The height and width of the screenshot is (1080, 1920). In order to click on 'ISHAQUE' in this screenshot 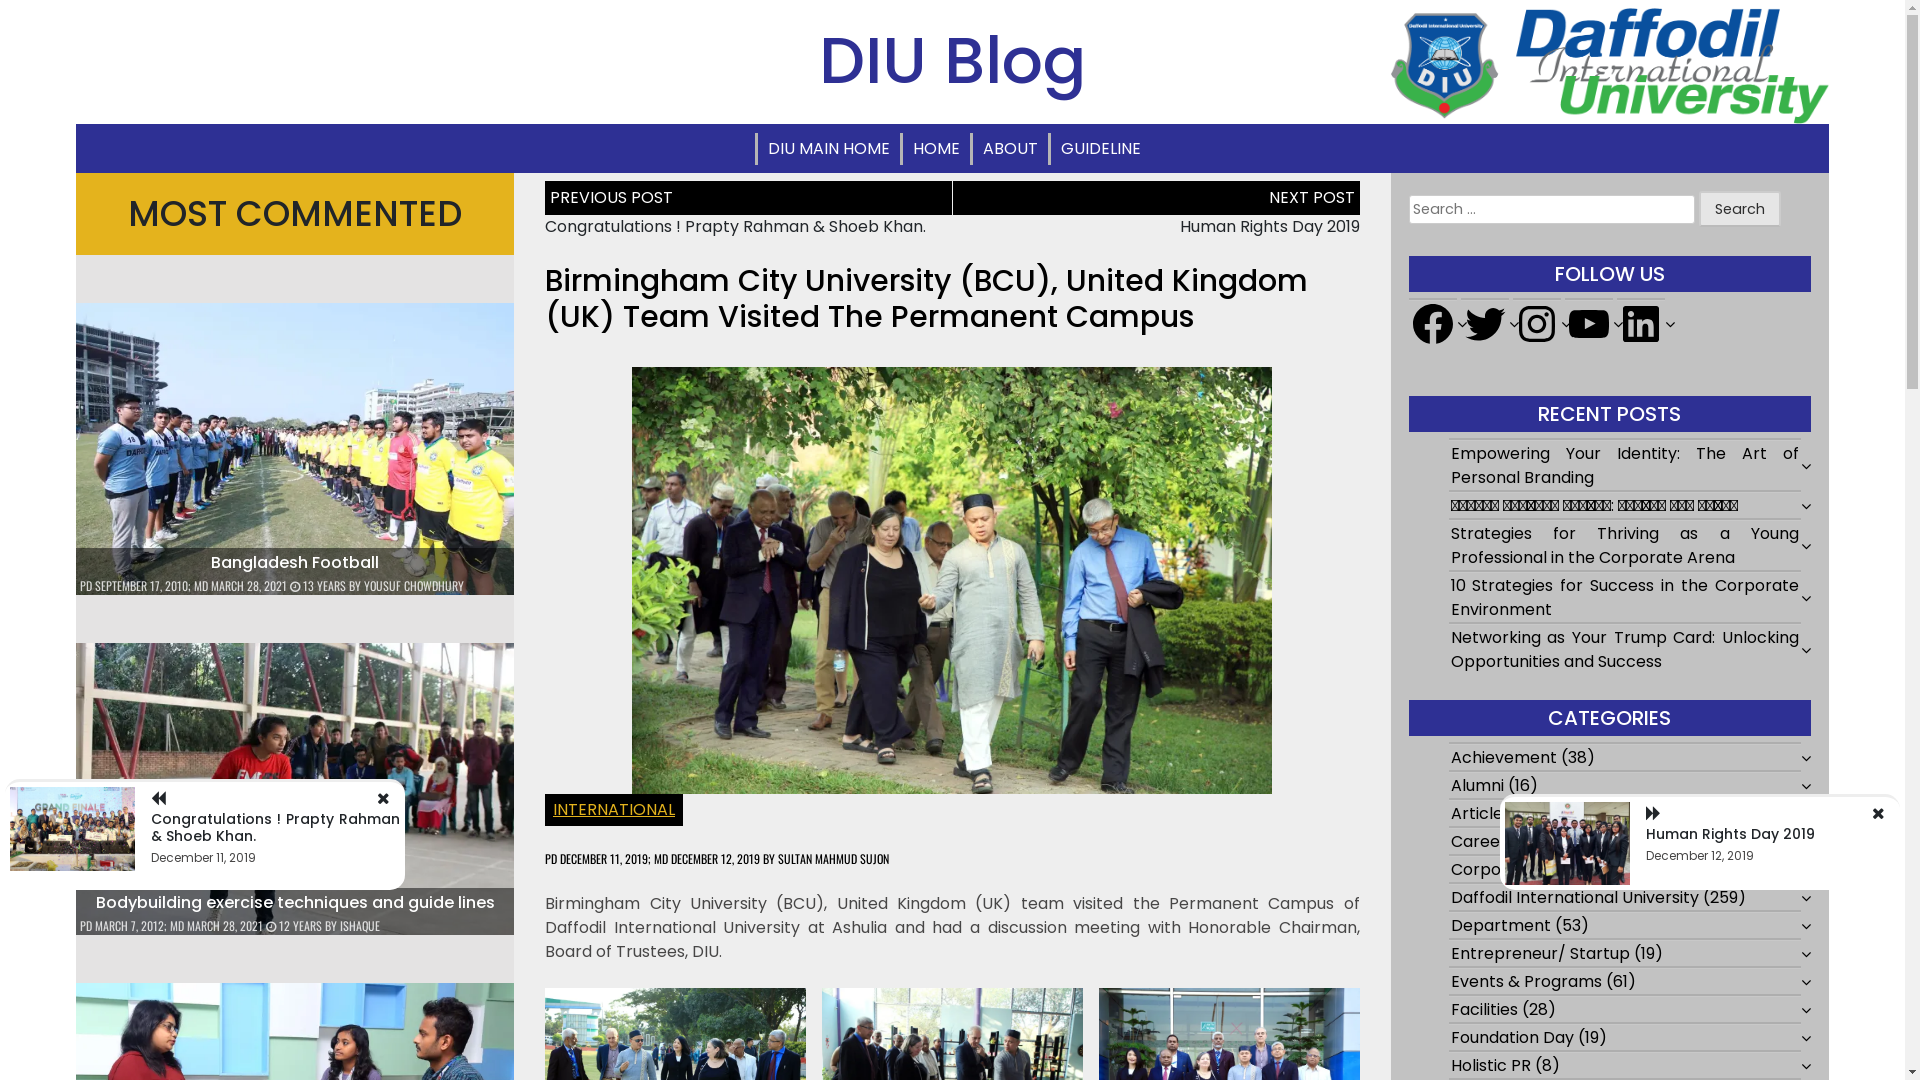, I will do `click(360, 925)`.